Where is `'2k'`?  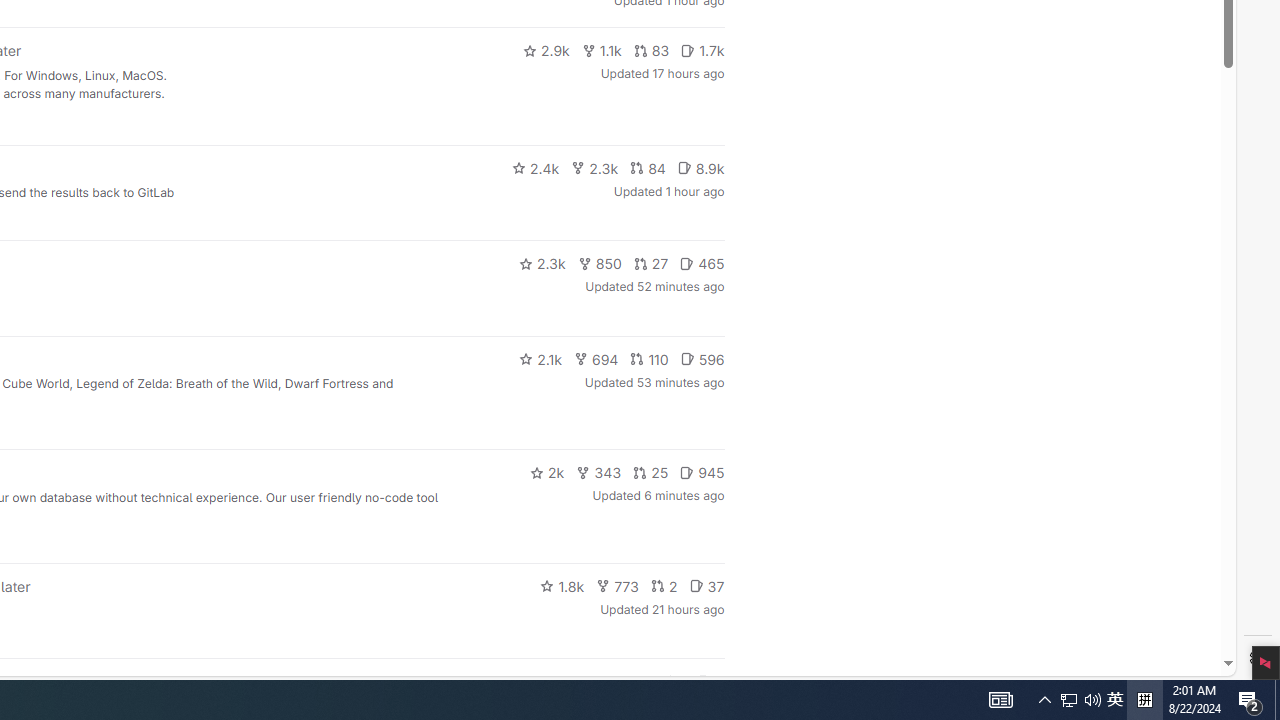 '2k' is located at coordinates (546, 473).